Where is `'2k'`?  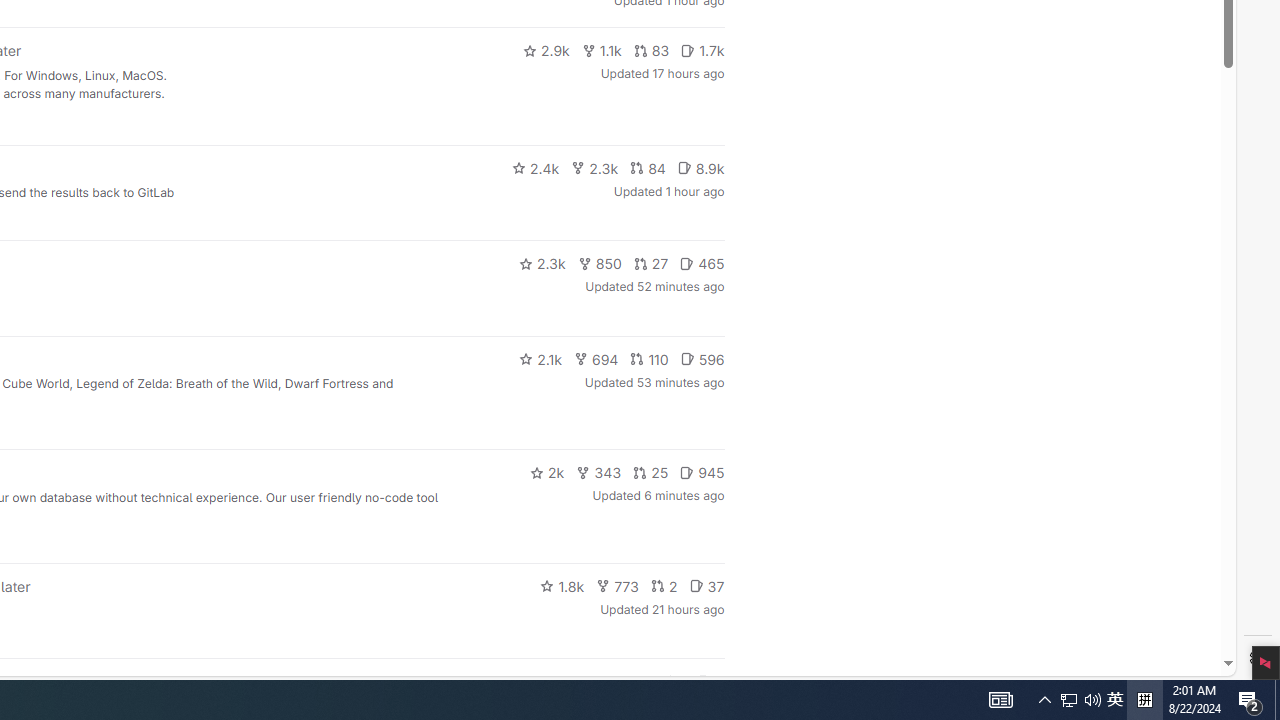 '2k' is located at coordinates (546, 473).